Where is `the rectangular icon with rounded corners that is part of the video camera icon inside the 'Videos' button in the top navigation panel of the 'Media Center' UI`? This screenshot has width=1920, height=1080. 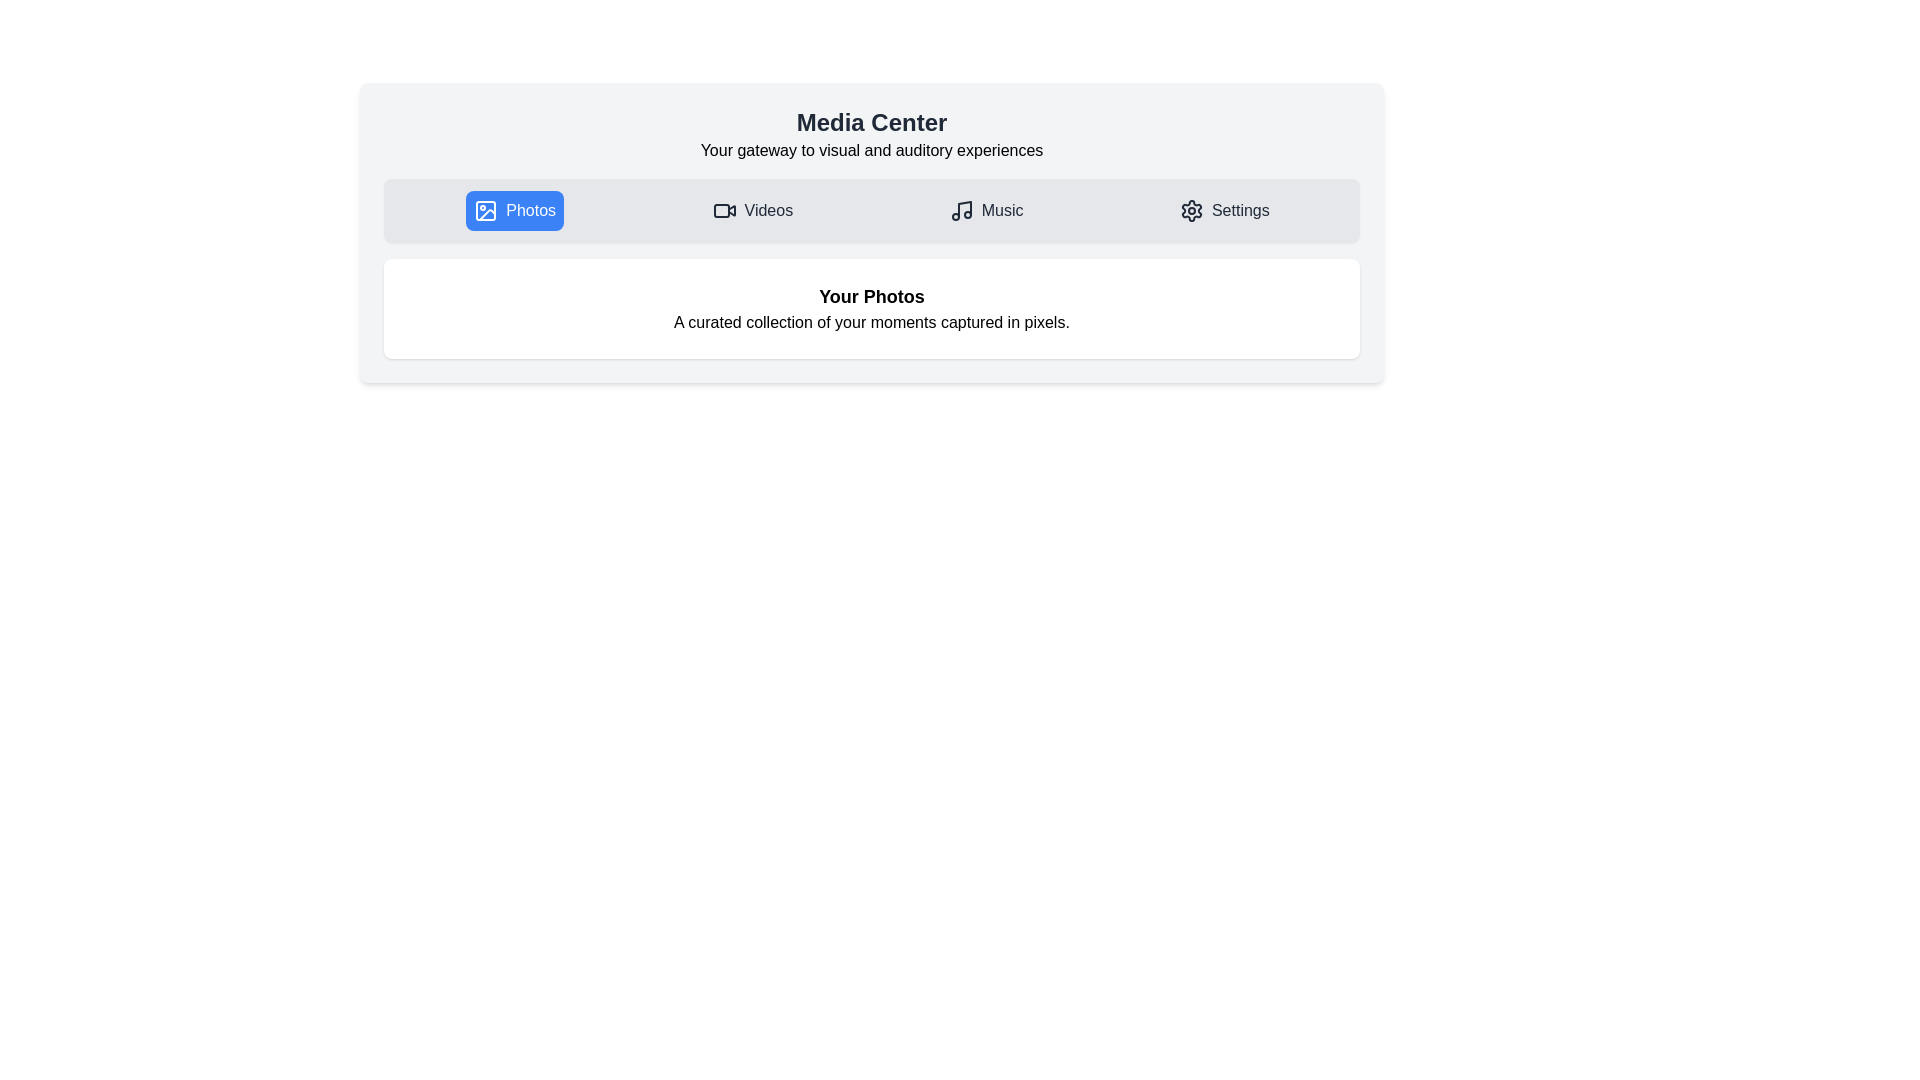 the rectangular icon with rounded corners that is part of the video camera icon inside the 'Videos' button in the top navigation panel of the 'Media Center' UI is located at coordinates (720, 211).